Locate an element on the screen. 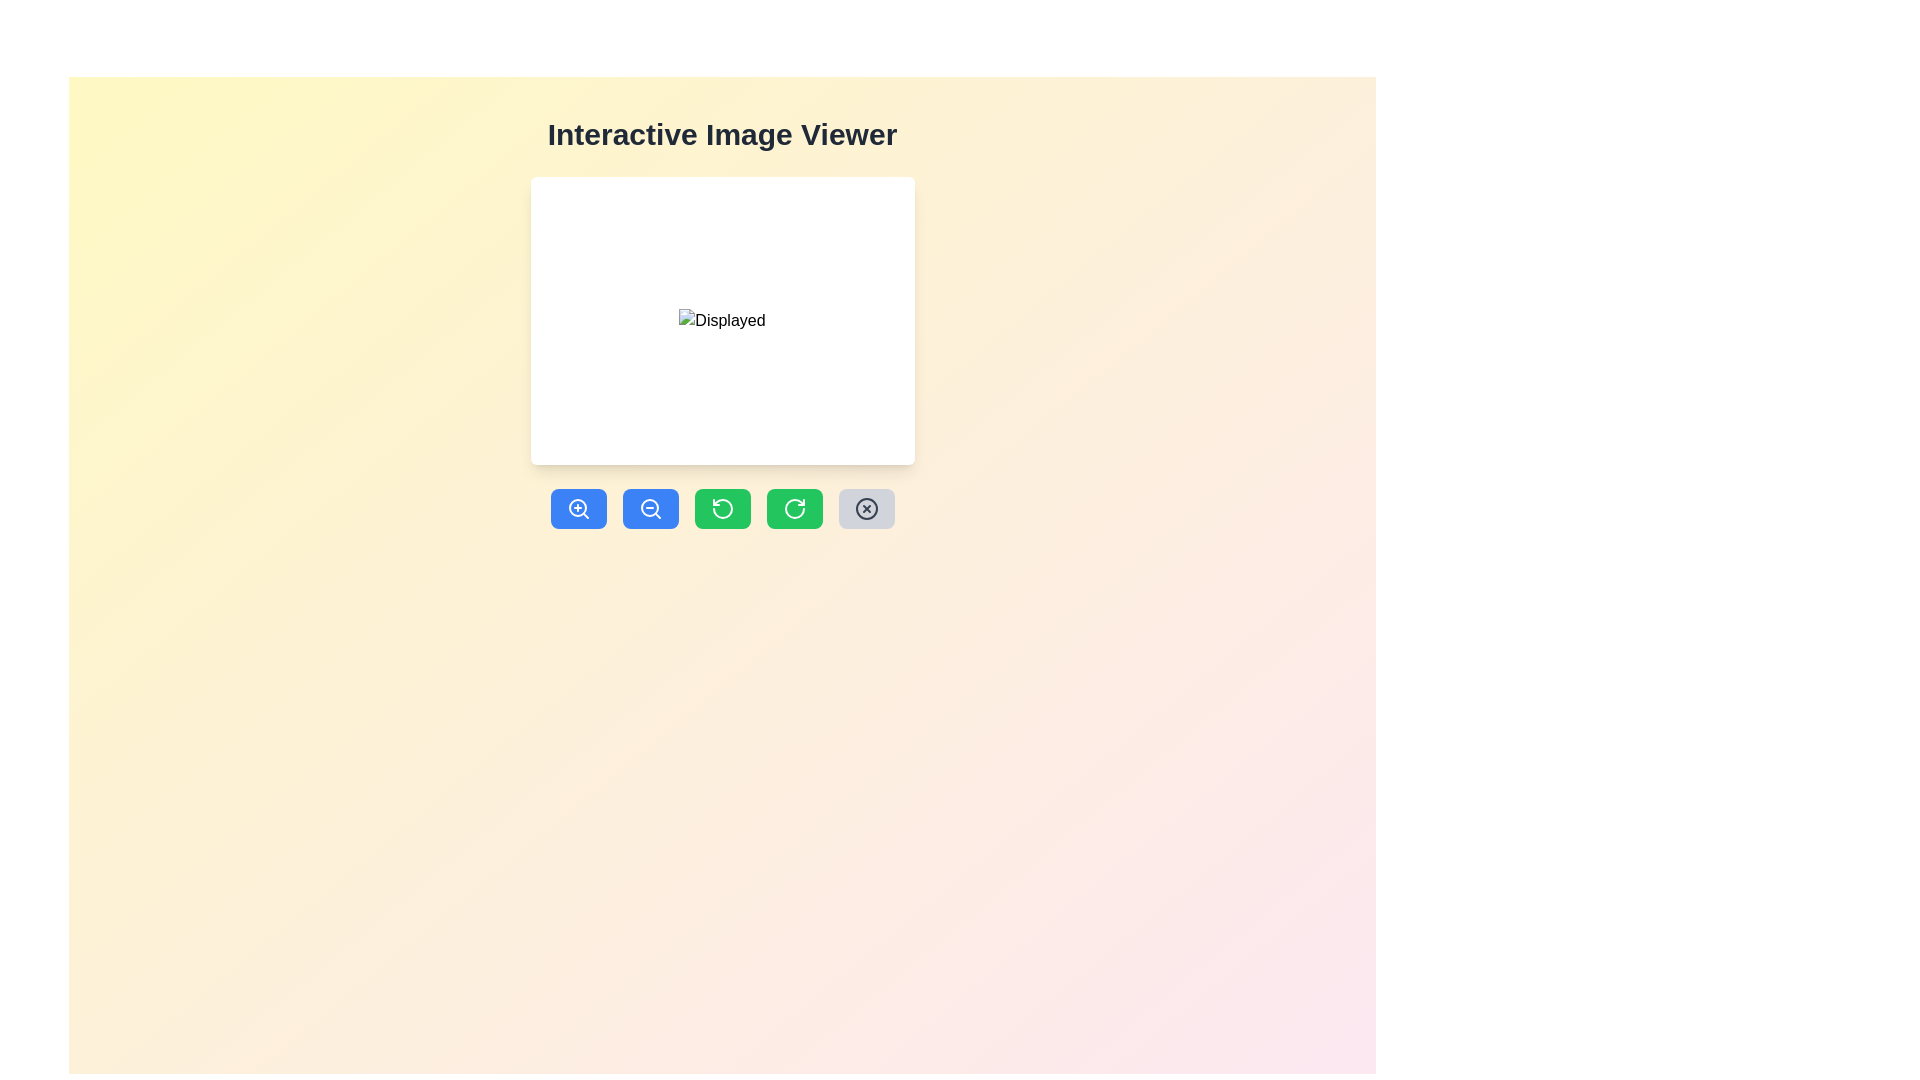  the leftmost zoom-in button located in the horizontal button group at the bottom center of the interface to magnify the content is located at coordinates (577, 508).